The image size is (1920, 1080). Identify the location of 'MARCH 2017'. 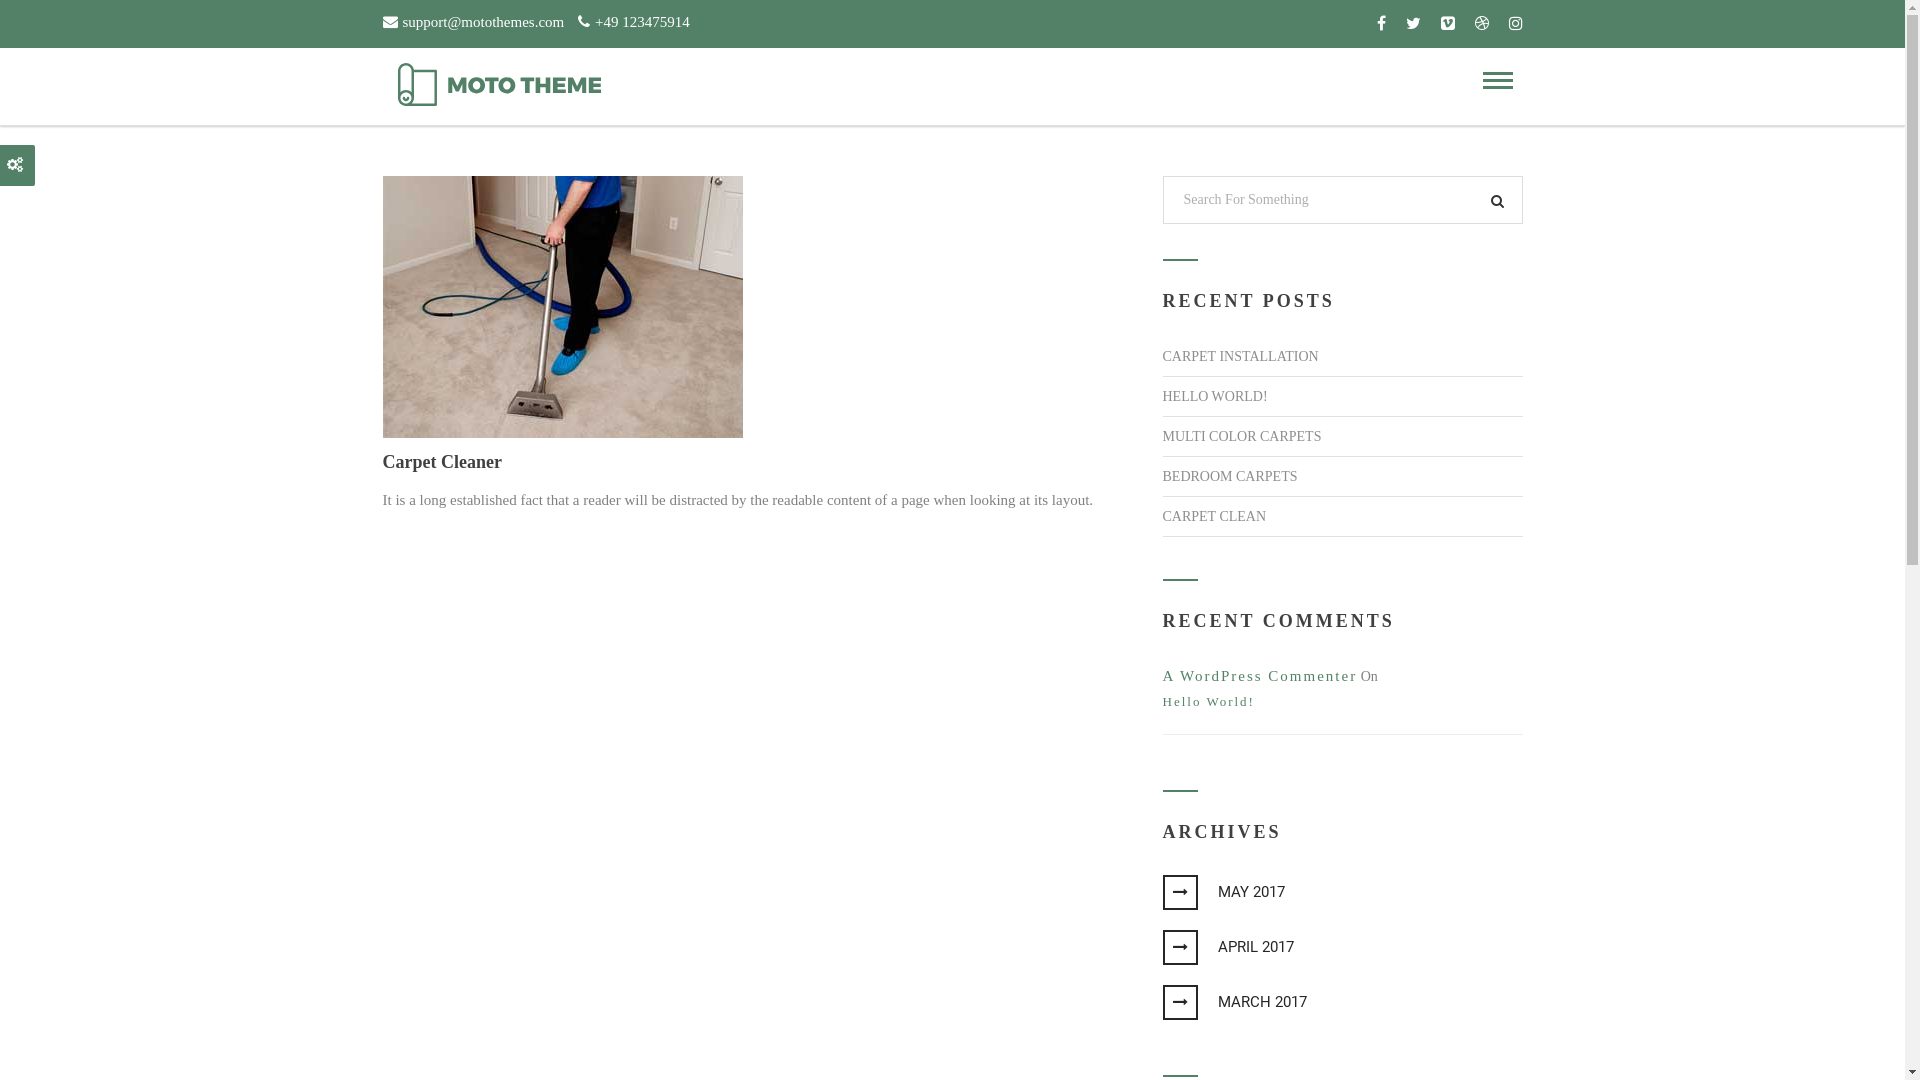
(1181, 1002).